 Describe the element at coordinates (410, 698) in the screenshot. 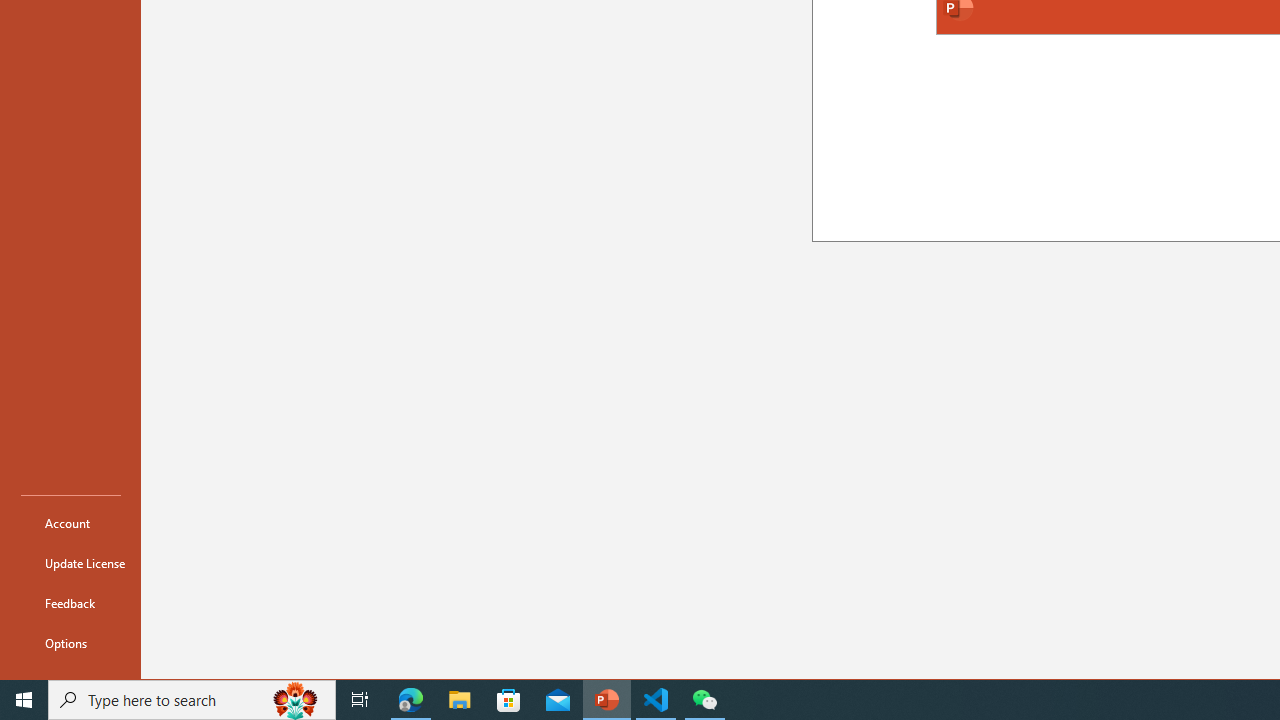

I see `'Microsoft Edge - 1 running window'` at that location.